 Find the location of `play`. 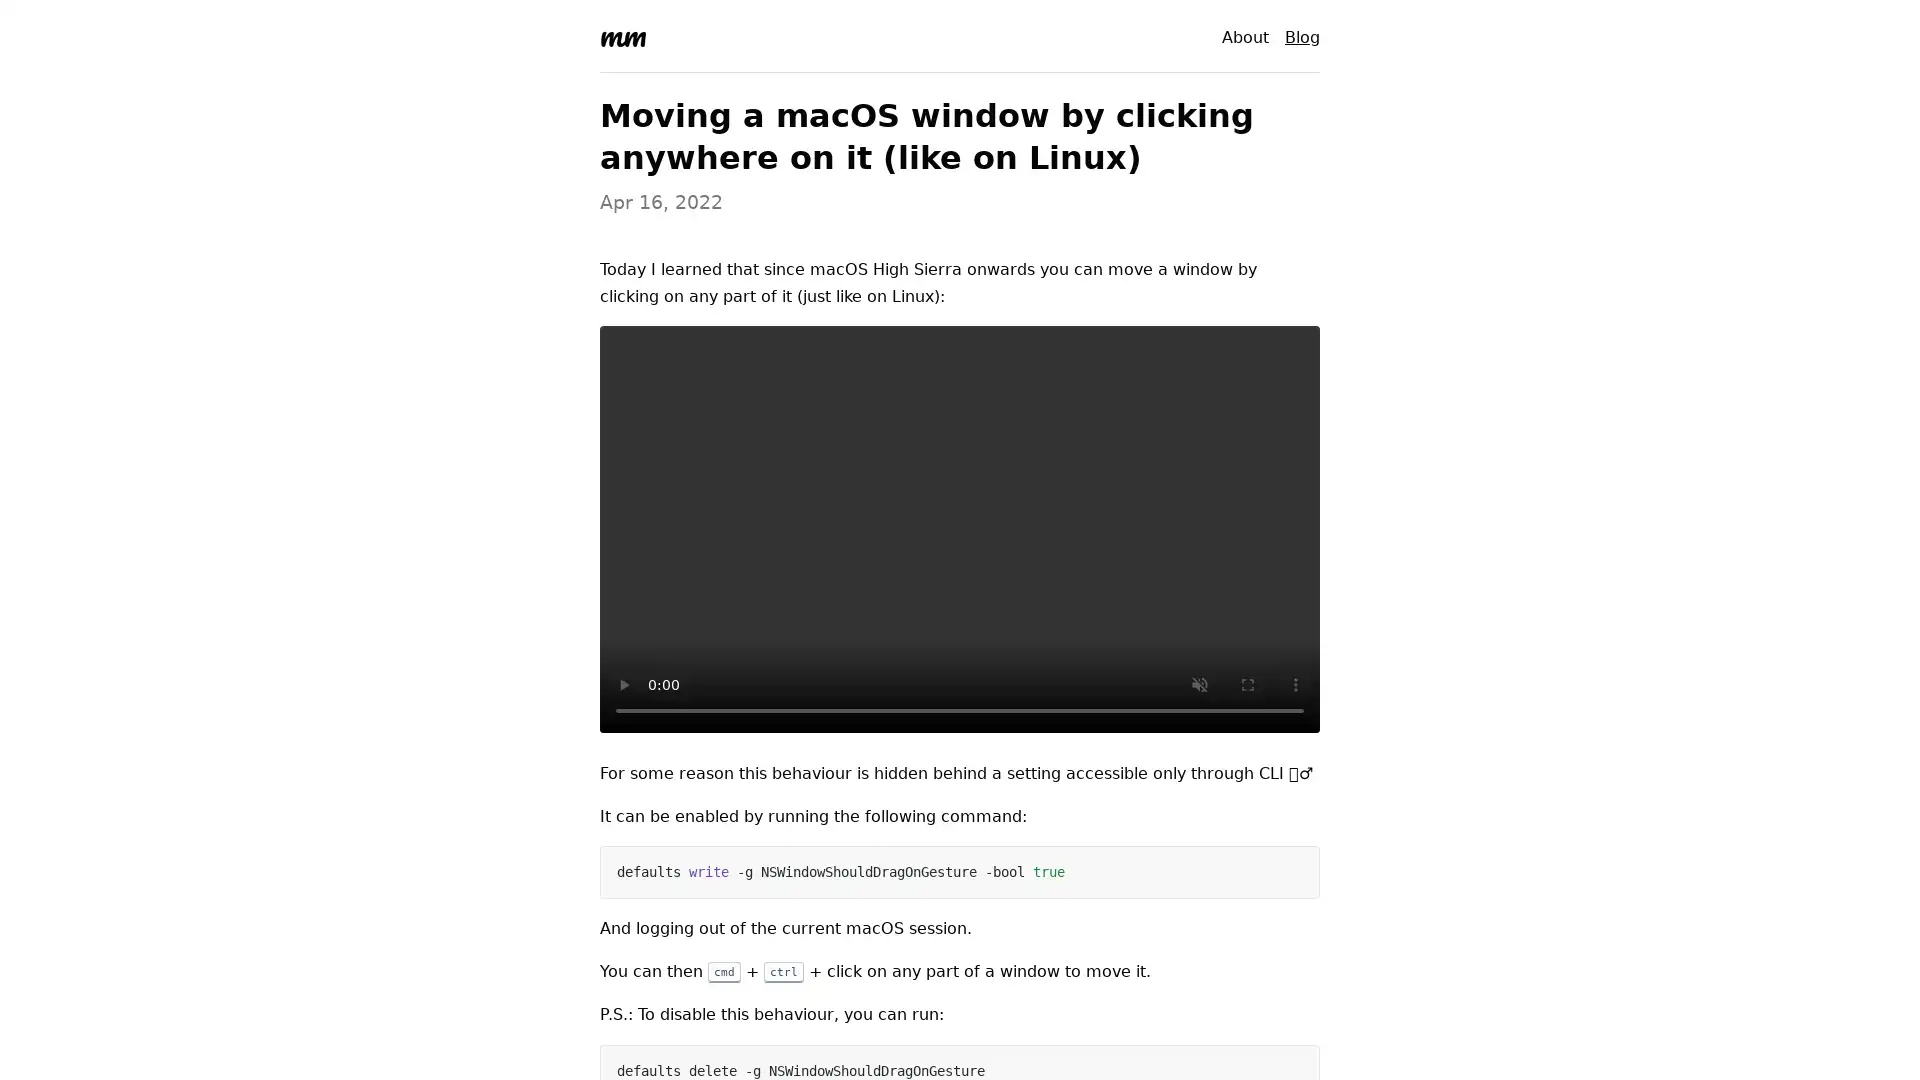

play is located at coordinates (623, 684).